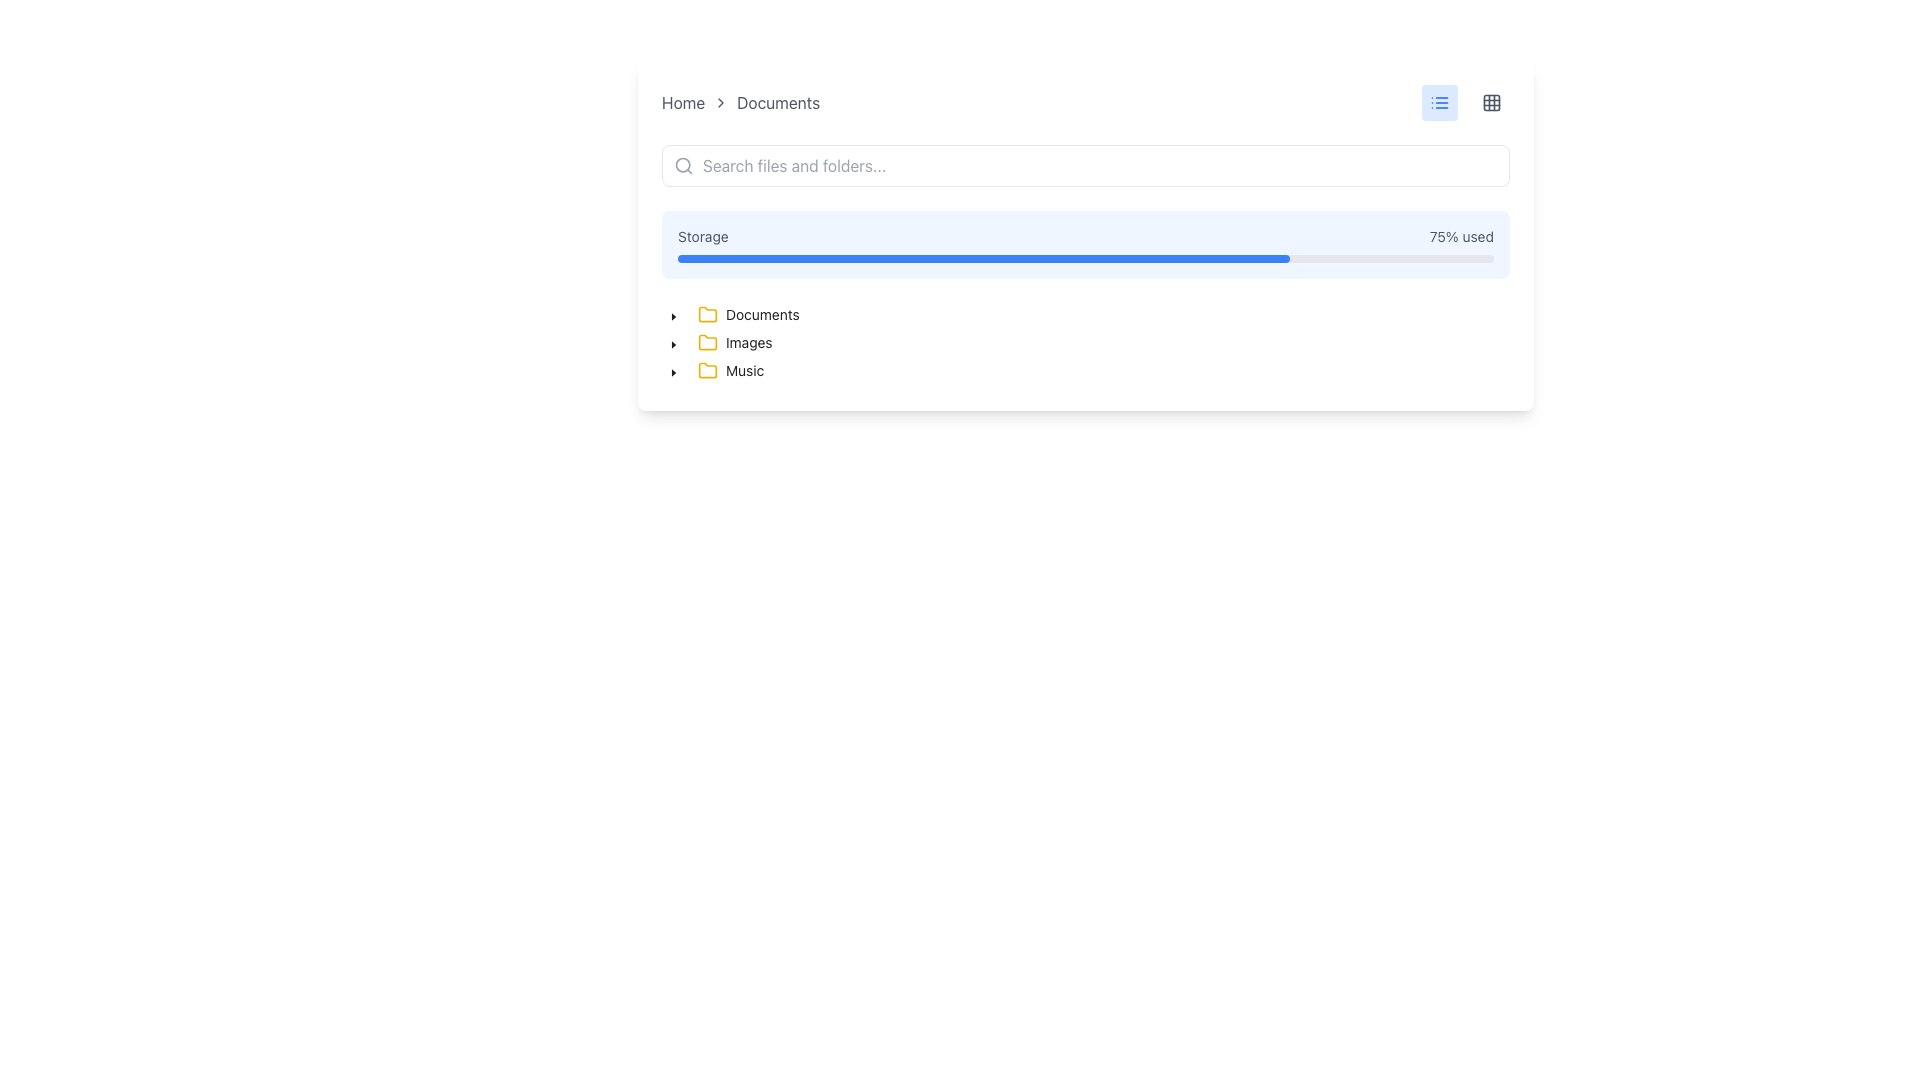 The height and width of the screenshot is (1080, 1920). I want to click on the caret down icon, so click(673, 315).